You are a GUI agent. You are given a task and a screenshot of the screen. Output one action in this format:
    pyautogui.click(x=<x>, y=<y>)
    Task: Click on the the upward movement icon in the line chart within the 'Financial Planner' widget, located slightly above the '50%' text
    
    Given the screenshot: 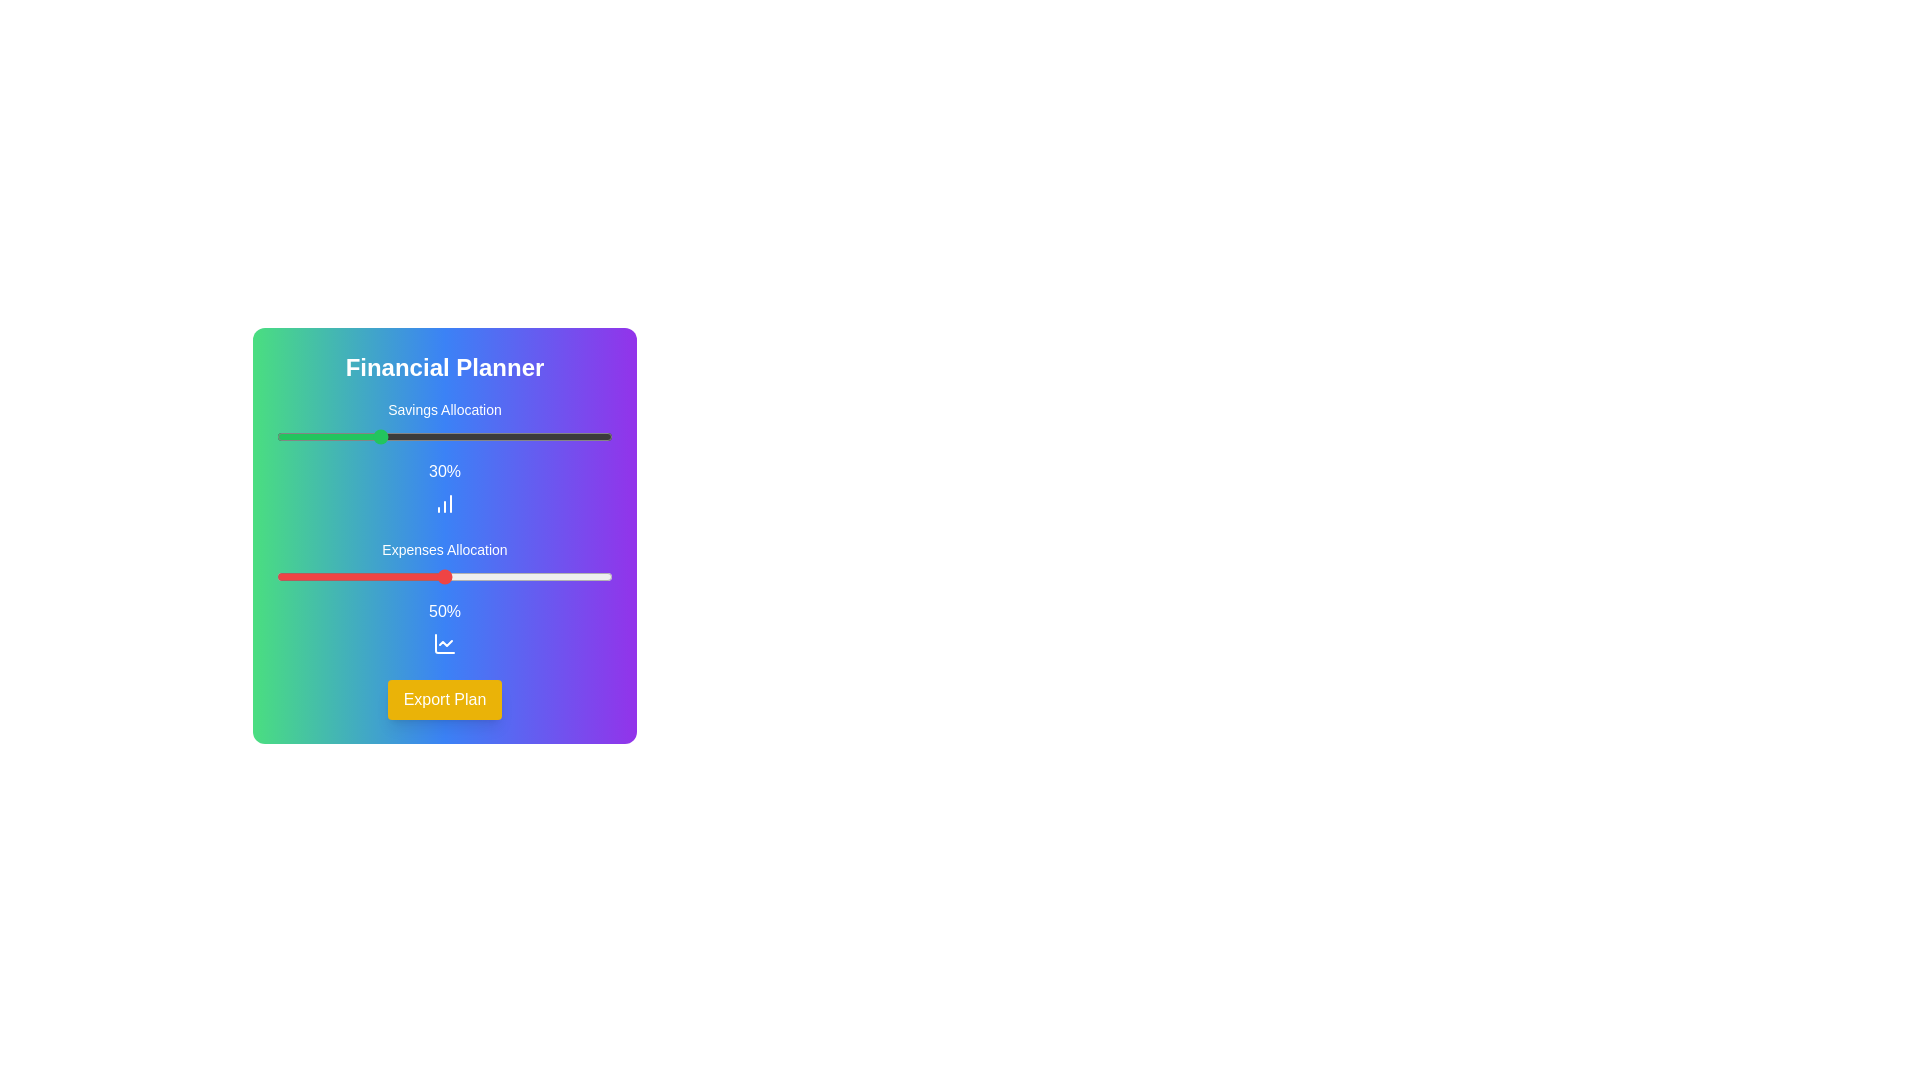 What is the action you would take?
    pyautogui.click(x=444, y=644)
    